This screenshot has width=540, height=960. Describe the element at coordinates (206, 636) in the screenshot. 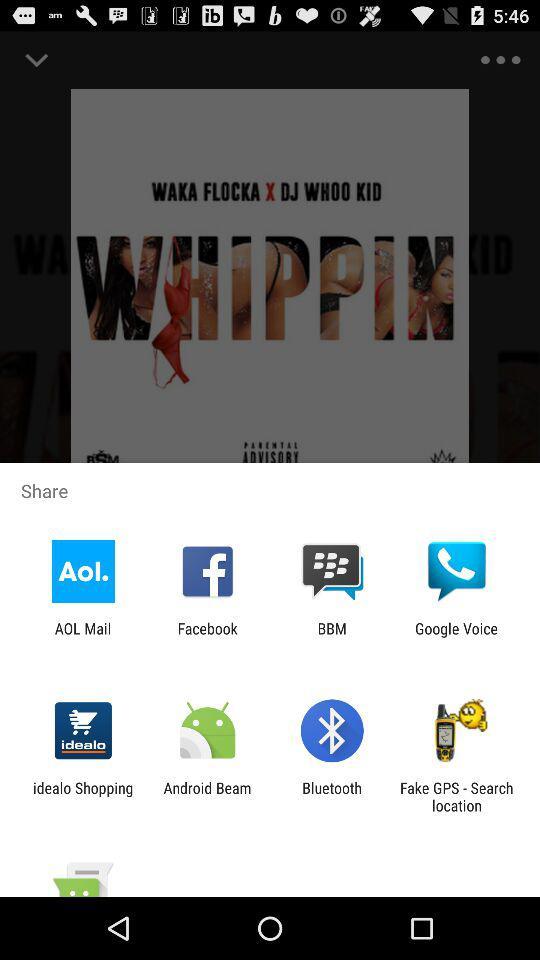

I see `the facebook item` at that location.